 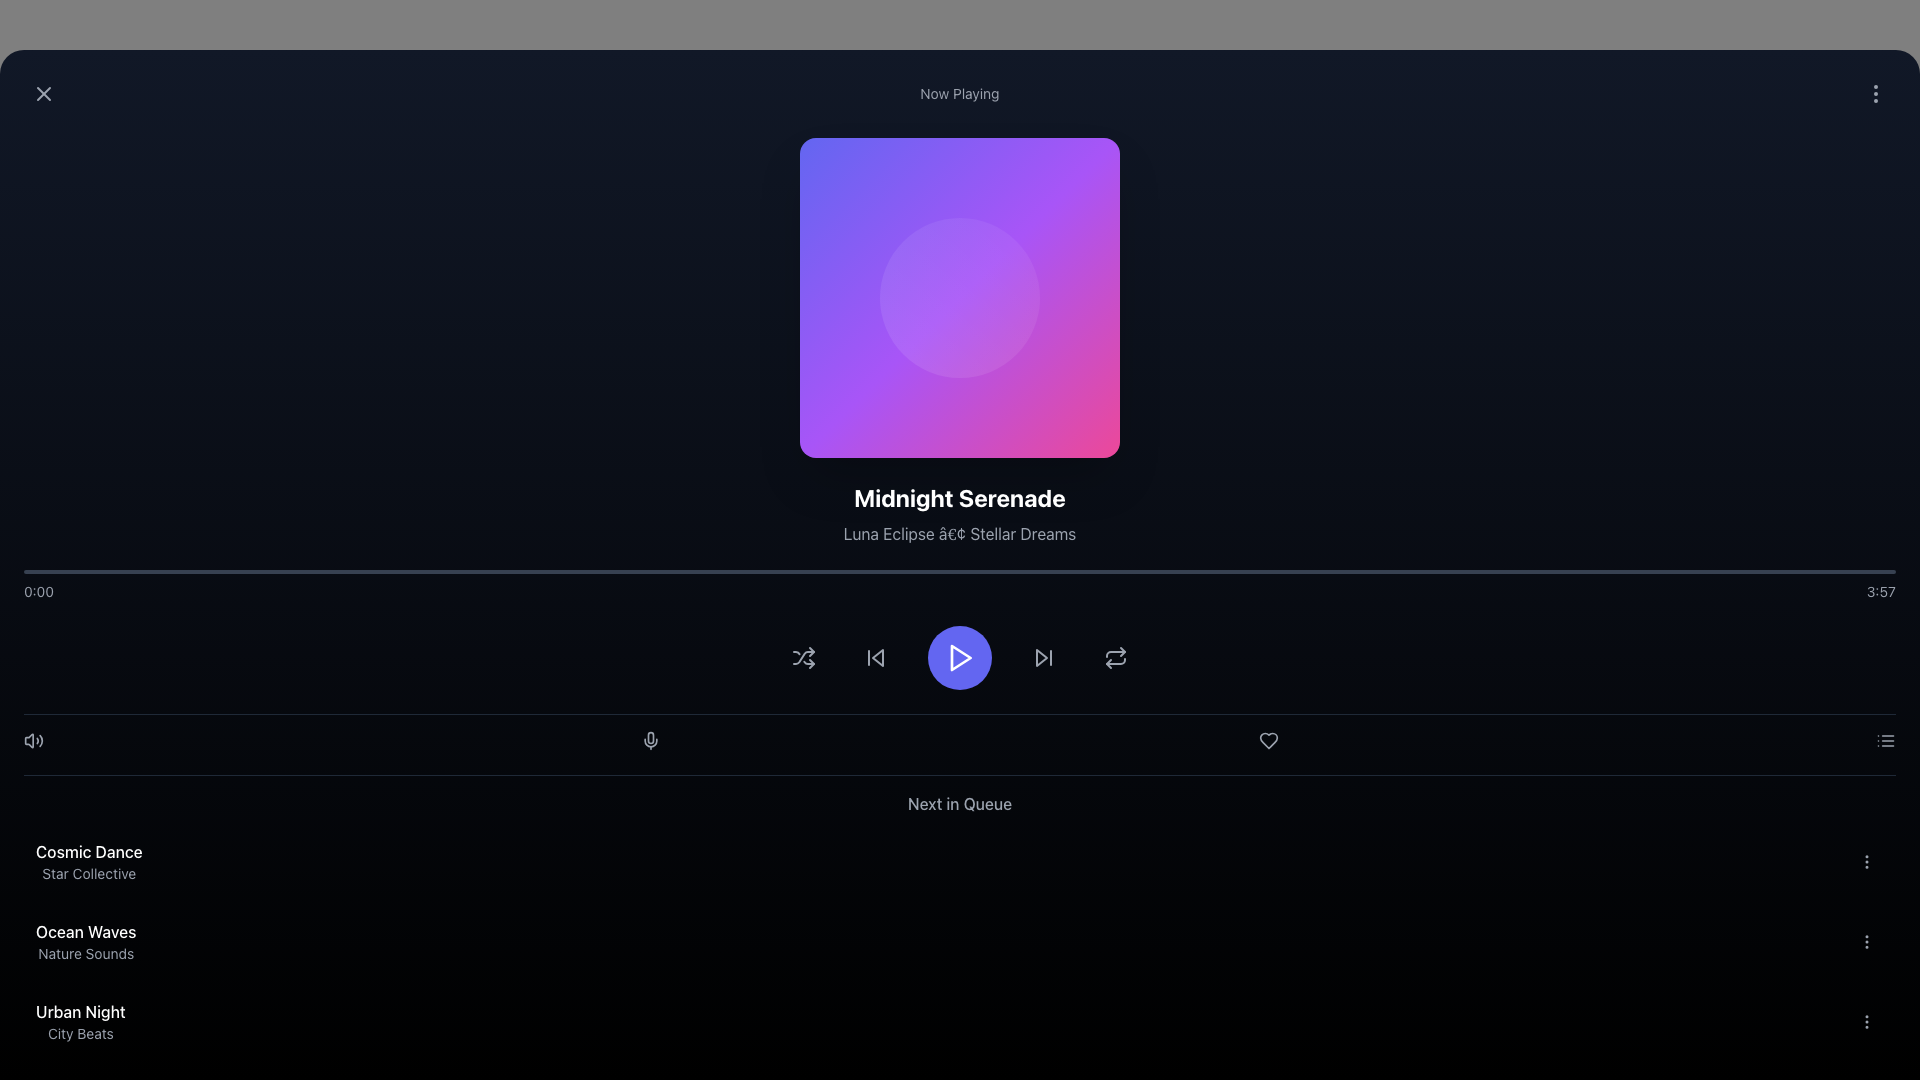 I want to click on the currently playing track information element, which displays the track title in bold and the artist or album details below it, located at the central-horizontal axis beneath the album artwork, so click(x=960, y=512).